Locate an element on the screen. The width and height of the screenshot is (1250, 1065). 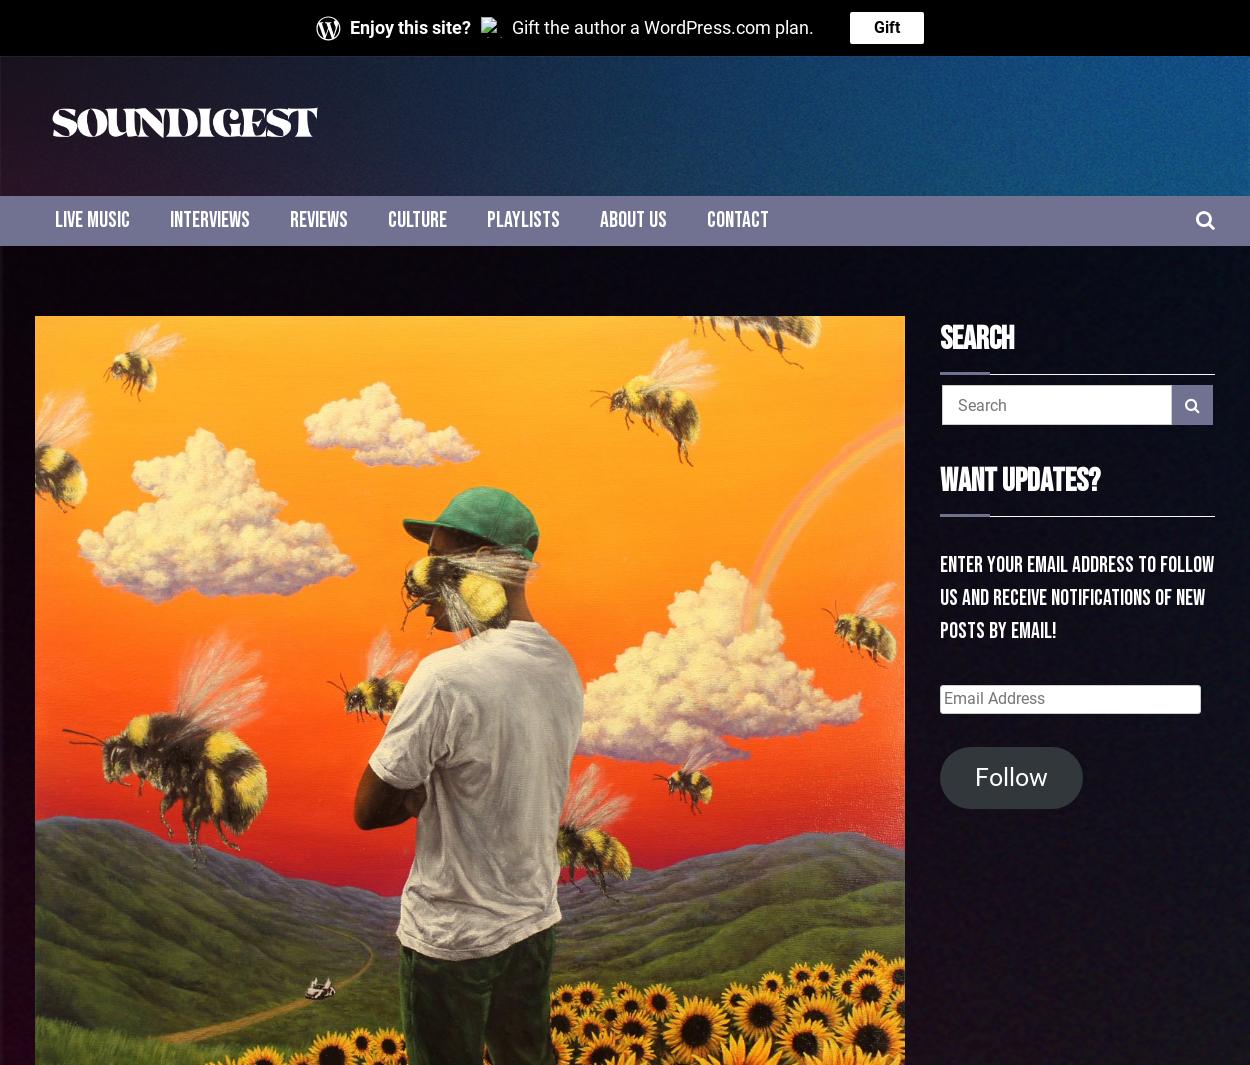
'Contact' is located at coordinates (737, 219).